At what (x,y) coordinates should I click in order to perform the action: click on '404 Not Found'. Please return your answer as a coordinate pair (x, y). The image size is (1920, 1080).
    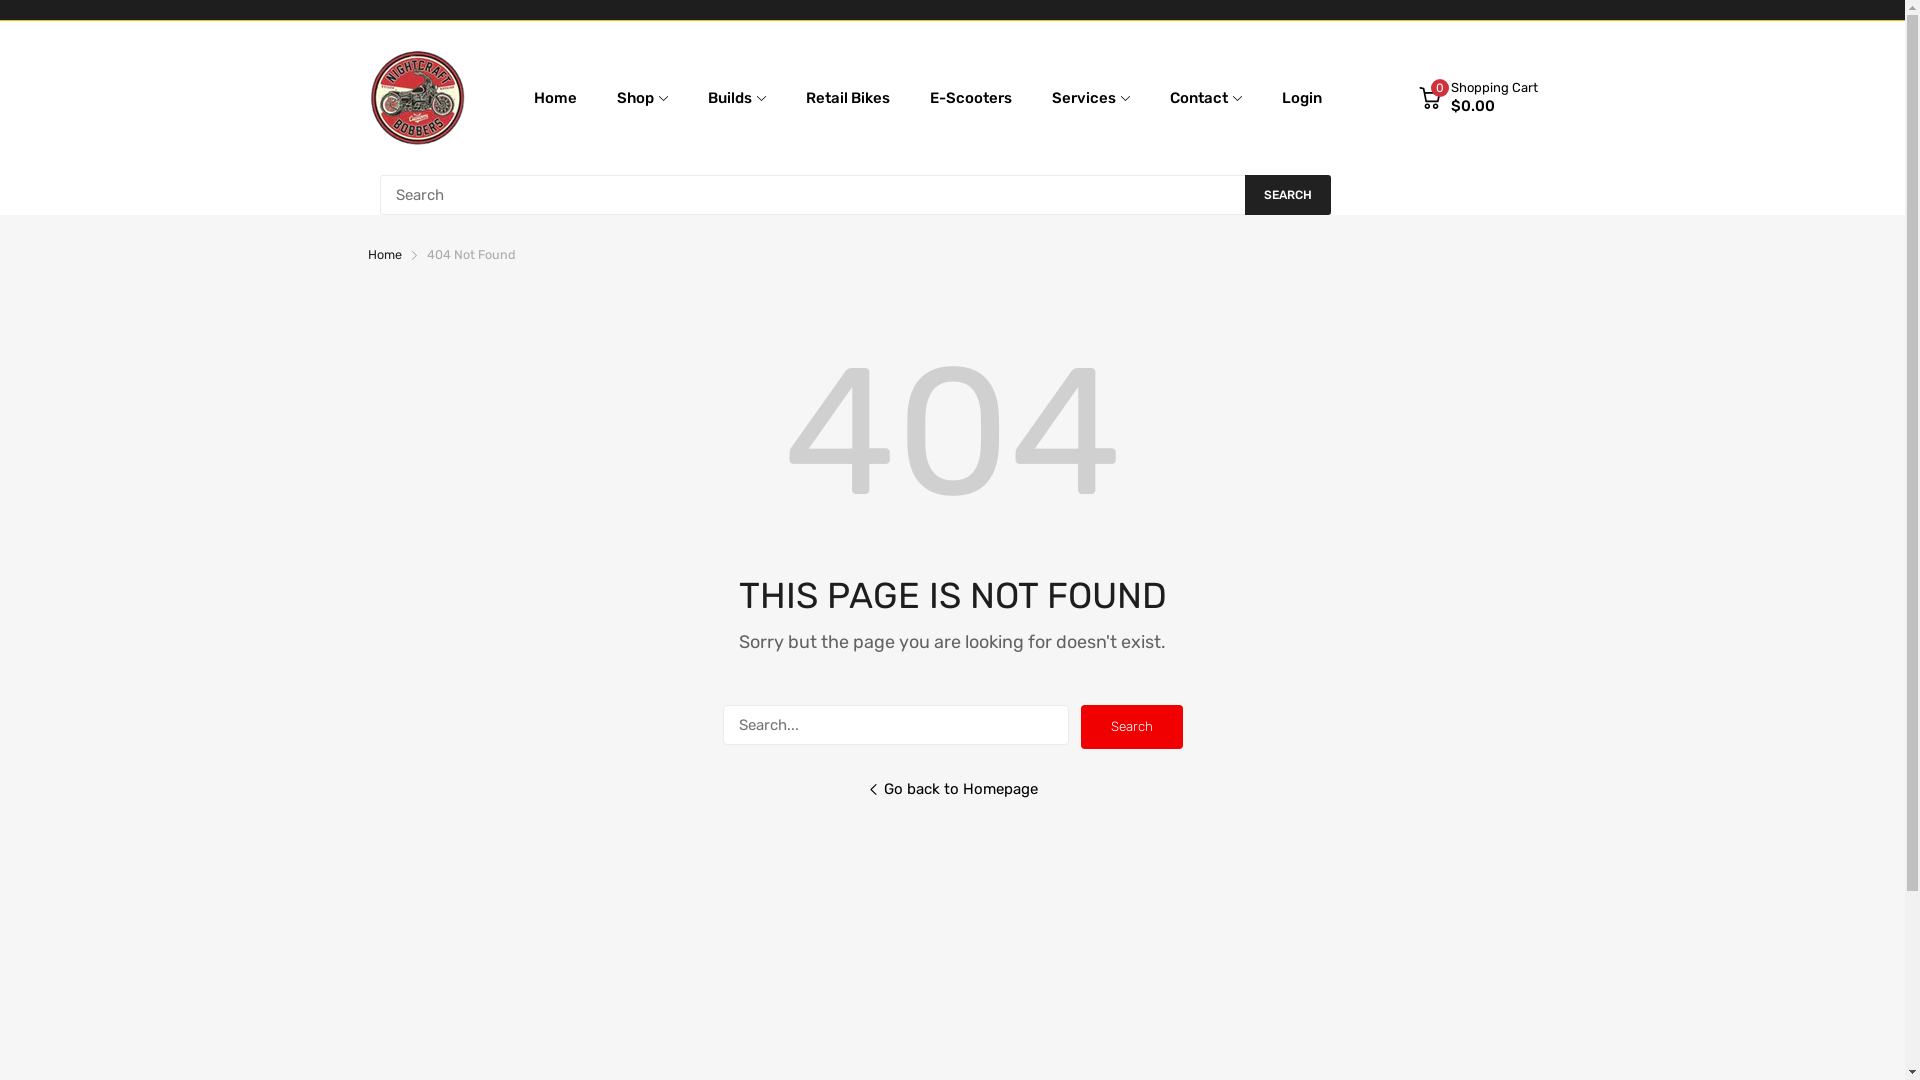
    Looking at the image, I should click on (425, 253).